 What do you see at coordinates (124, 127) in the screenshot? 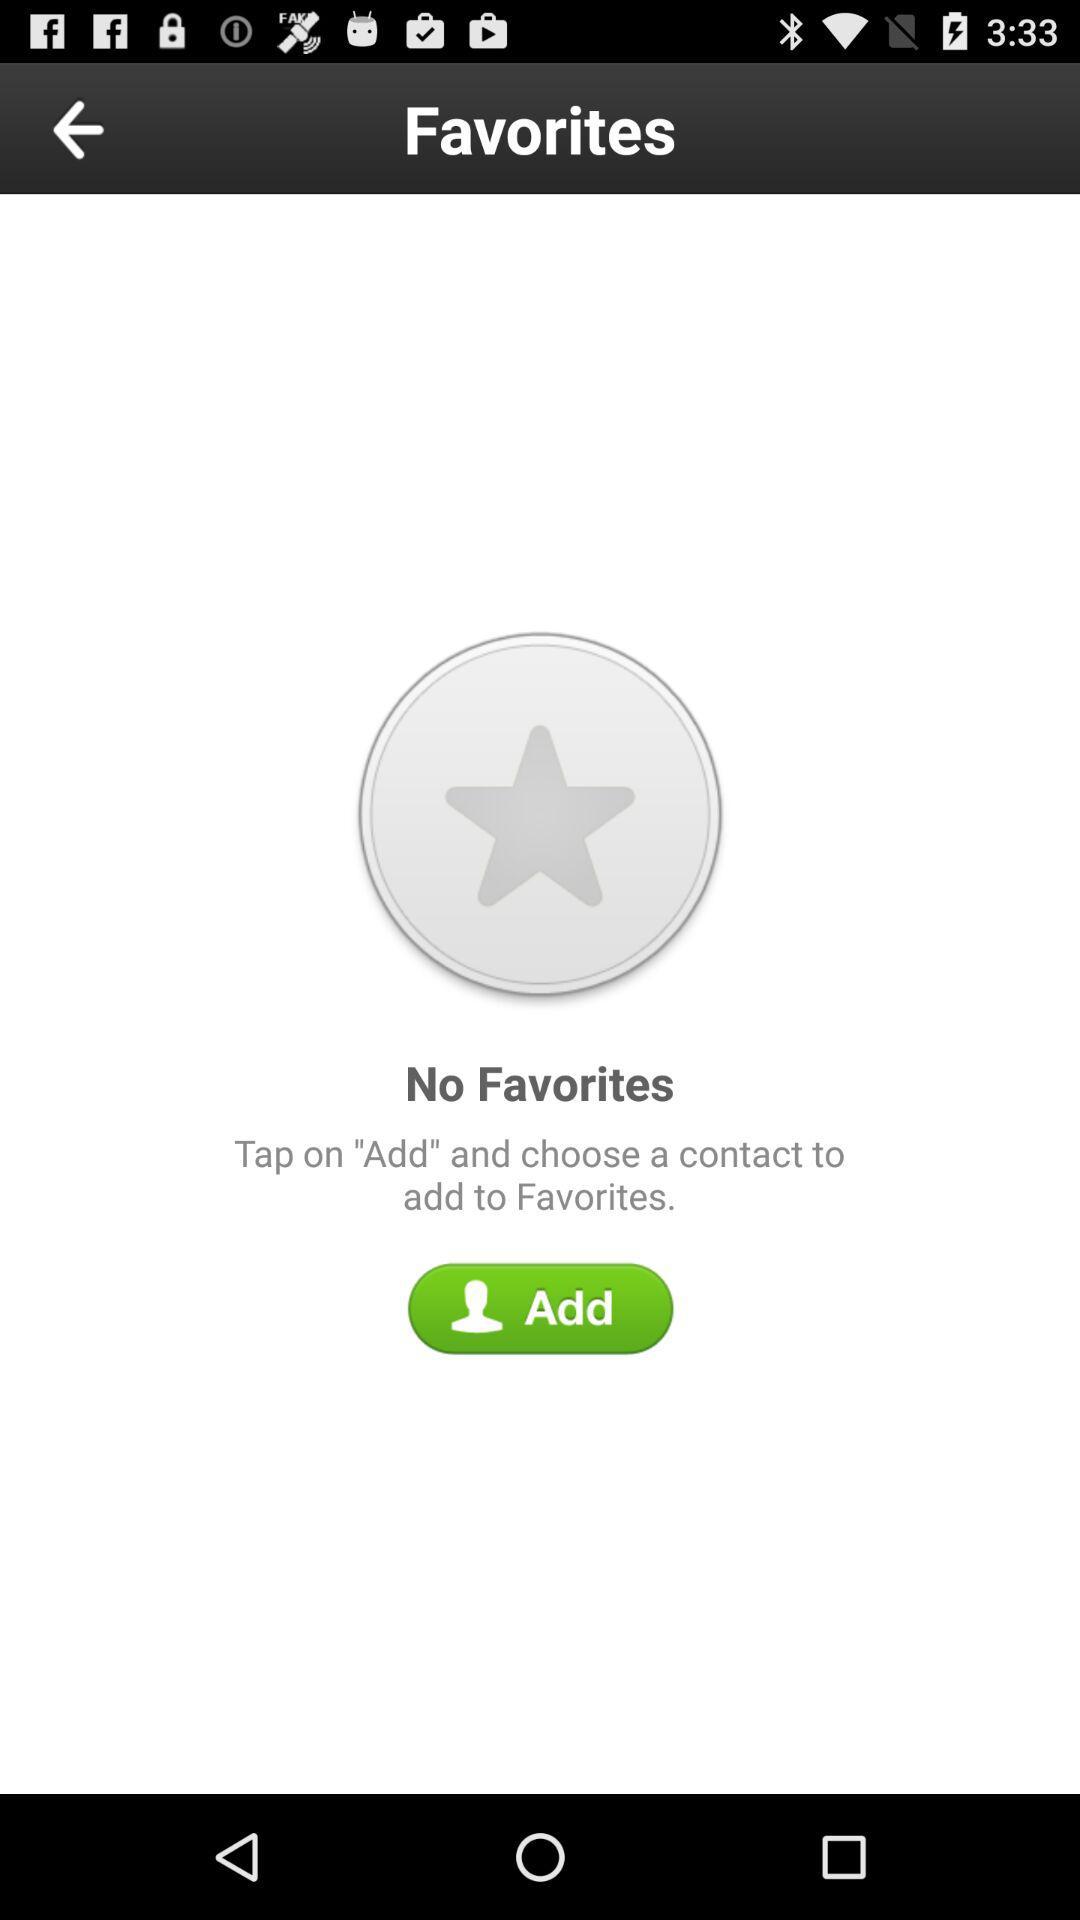
I see `go back` at bounding box center [124, 127].